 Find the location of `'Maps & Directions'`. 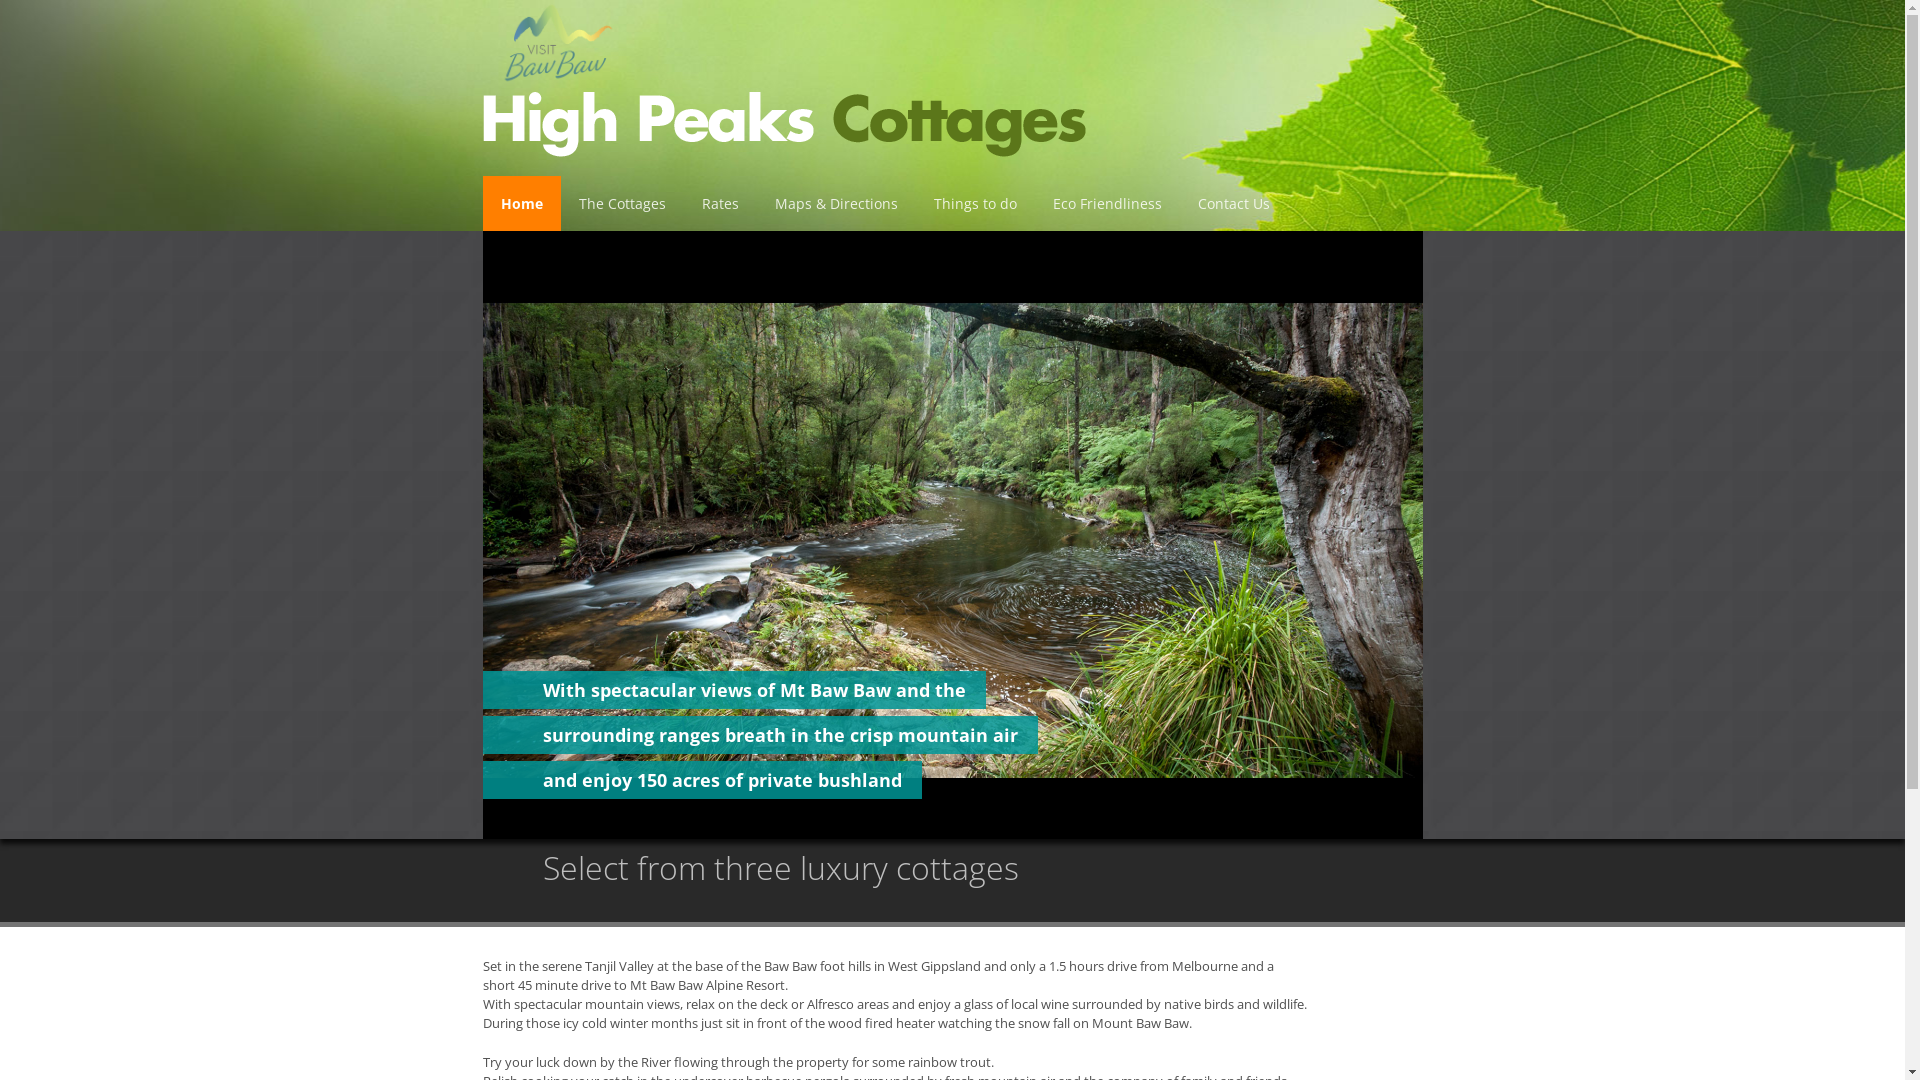

'Maps & Directions' is located at coordinates (835, 203).